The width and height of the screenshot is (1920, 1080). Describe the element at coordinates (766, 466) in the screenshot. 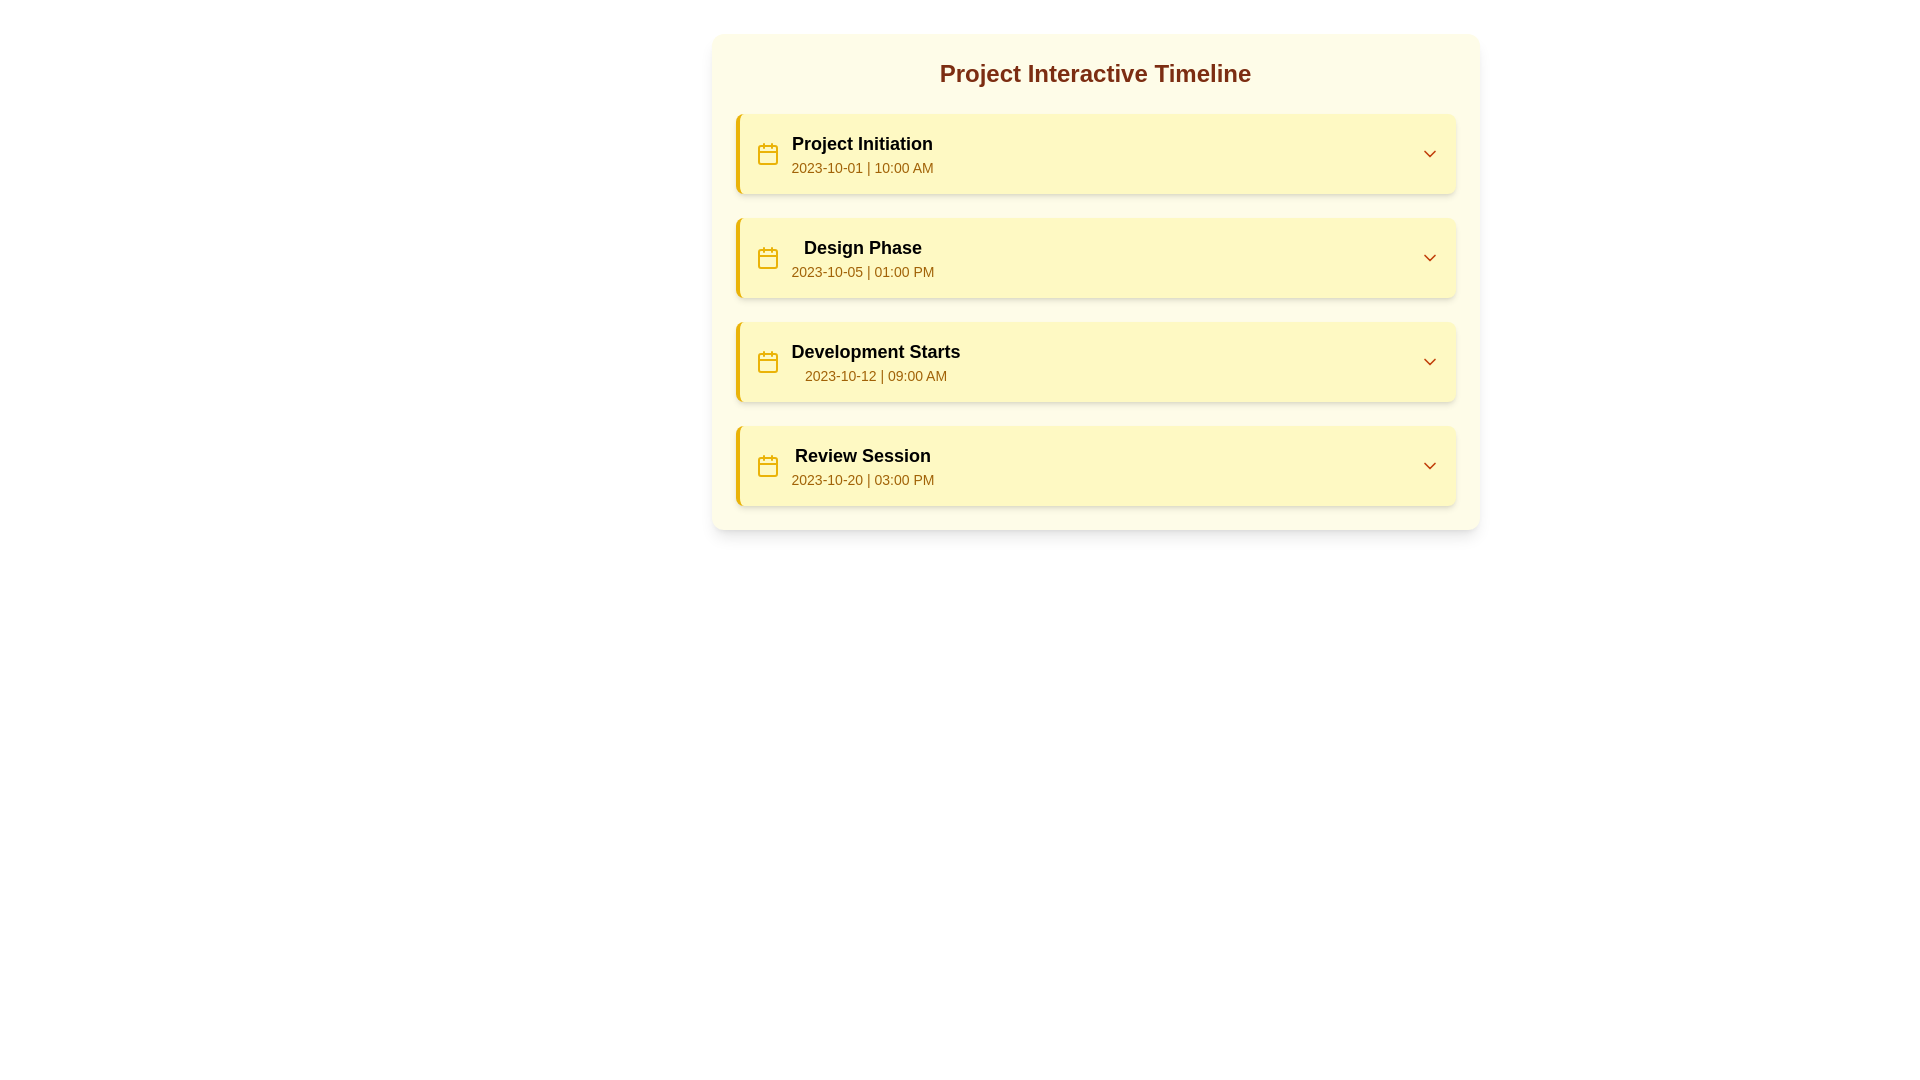

I see `the date-related entry icon located to the left of the text 'Review Session' and '2023-10-20 | 03:00 PM' in the fourth list item of the 'Project Interactive Timeline' section` at that location.